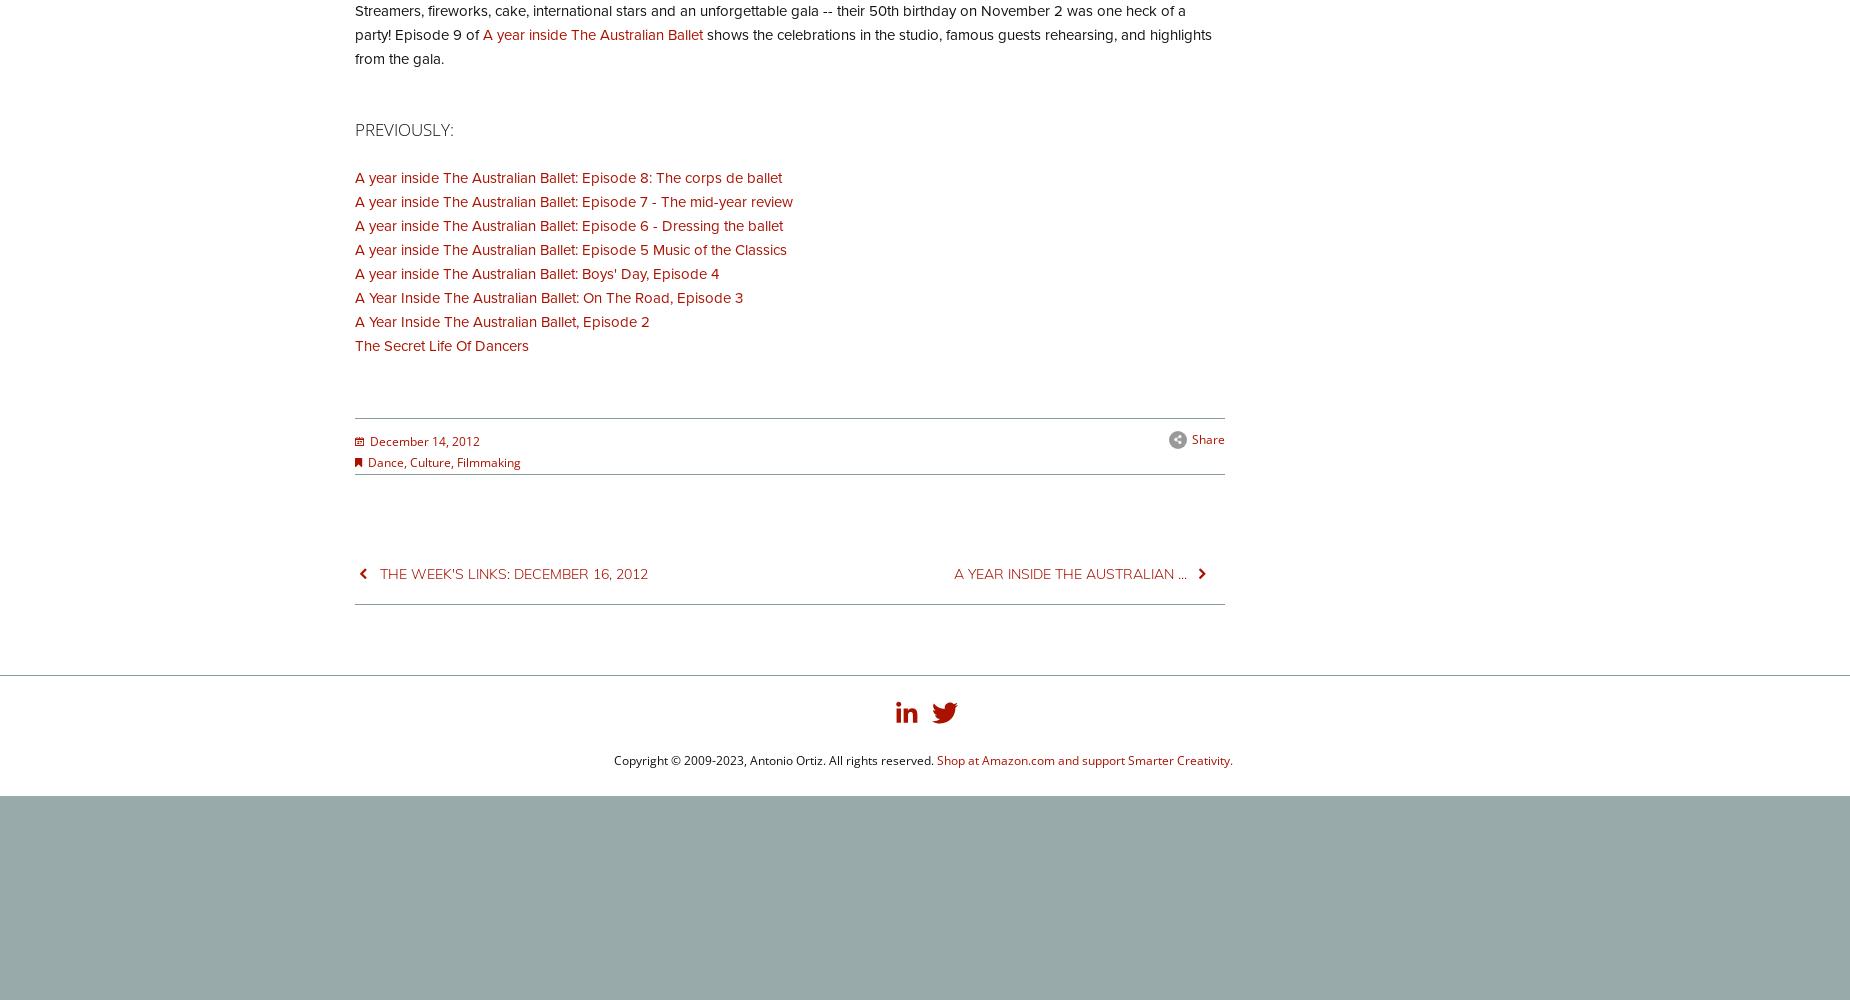  What do you see at coordinates (537, 273) in the screenshot?
I see `'A year inside The Australian Ballet: Boys' Day, Episode 4'` at bounding box center [537, 273].